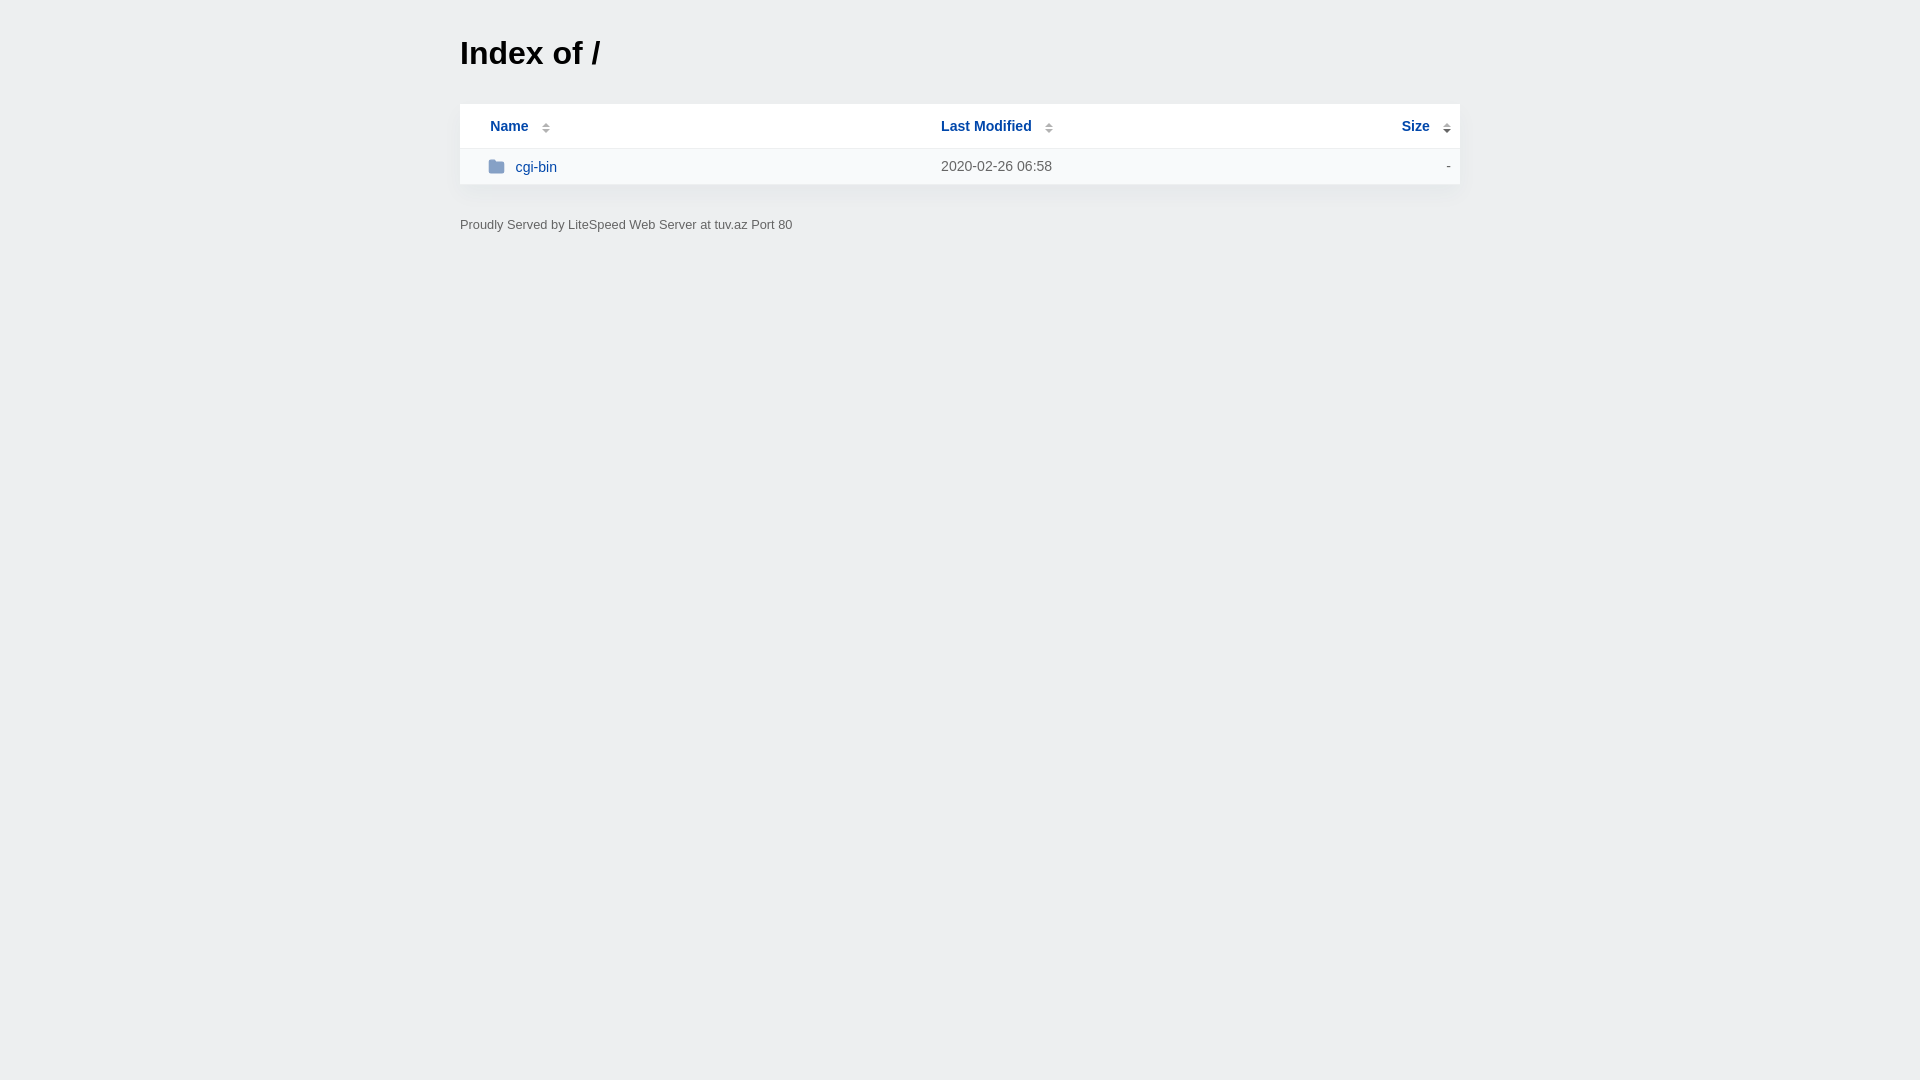 The image size is (1920, 1080). What do you see at coordinates (508, 126) in the screenshot?
I see `'Name'` at bounding box center [508, 126].